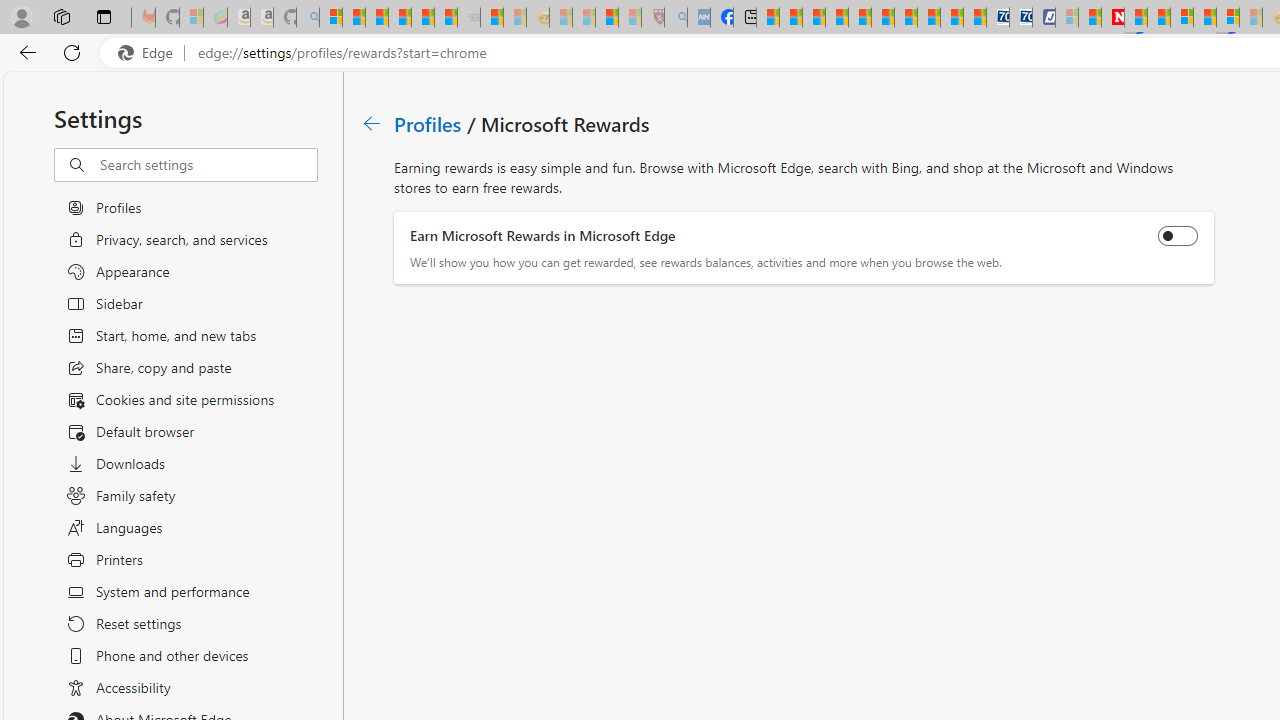 This screenshot has height=720, width=1280. What do you see at coordinates (997, 17) in the screenshot?
I see `'Cheap Car Rentals - Save70.com'` at bounding box center [997, 17].